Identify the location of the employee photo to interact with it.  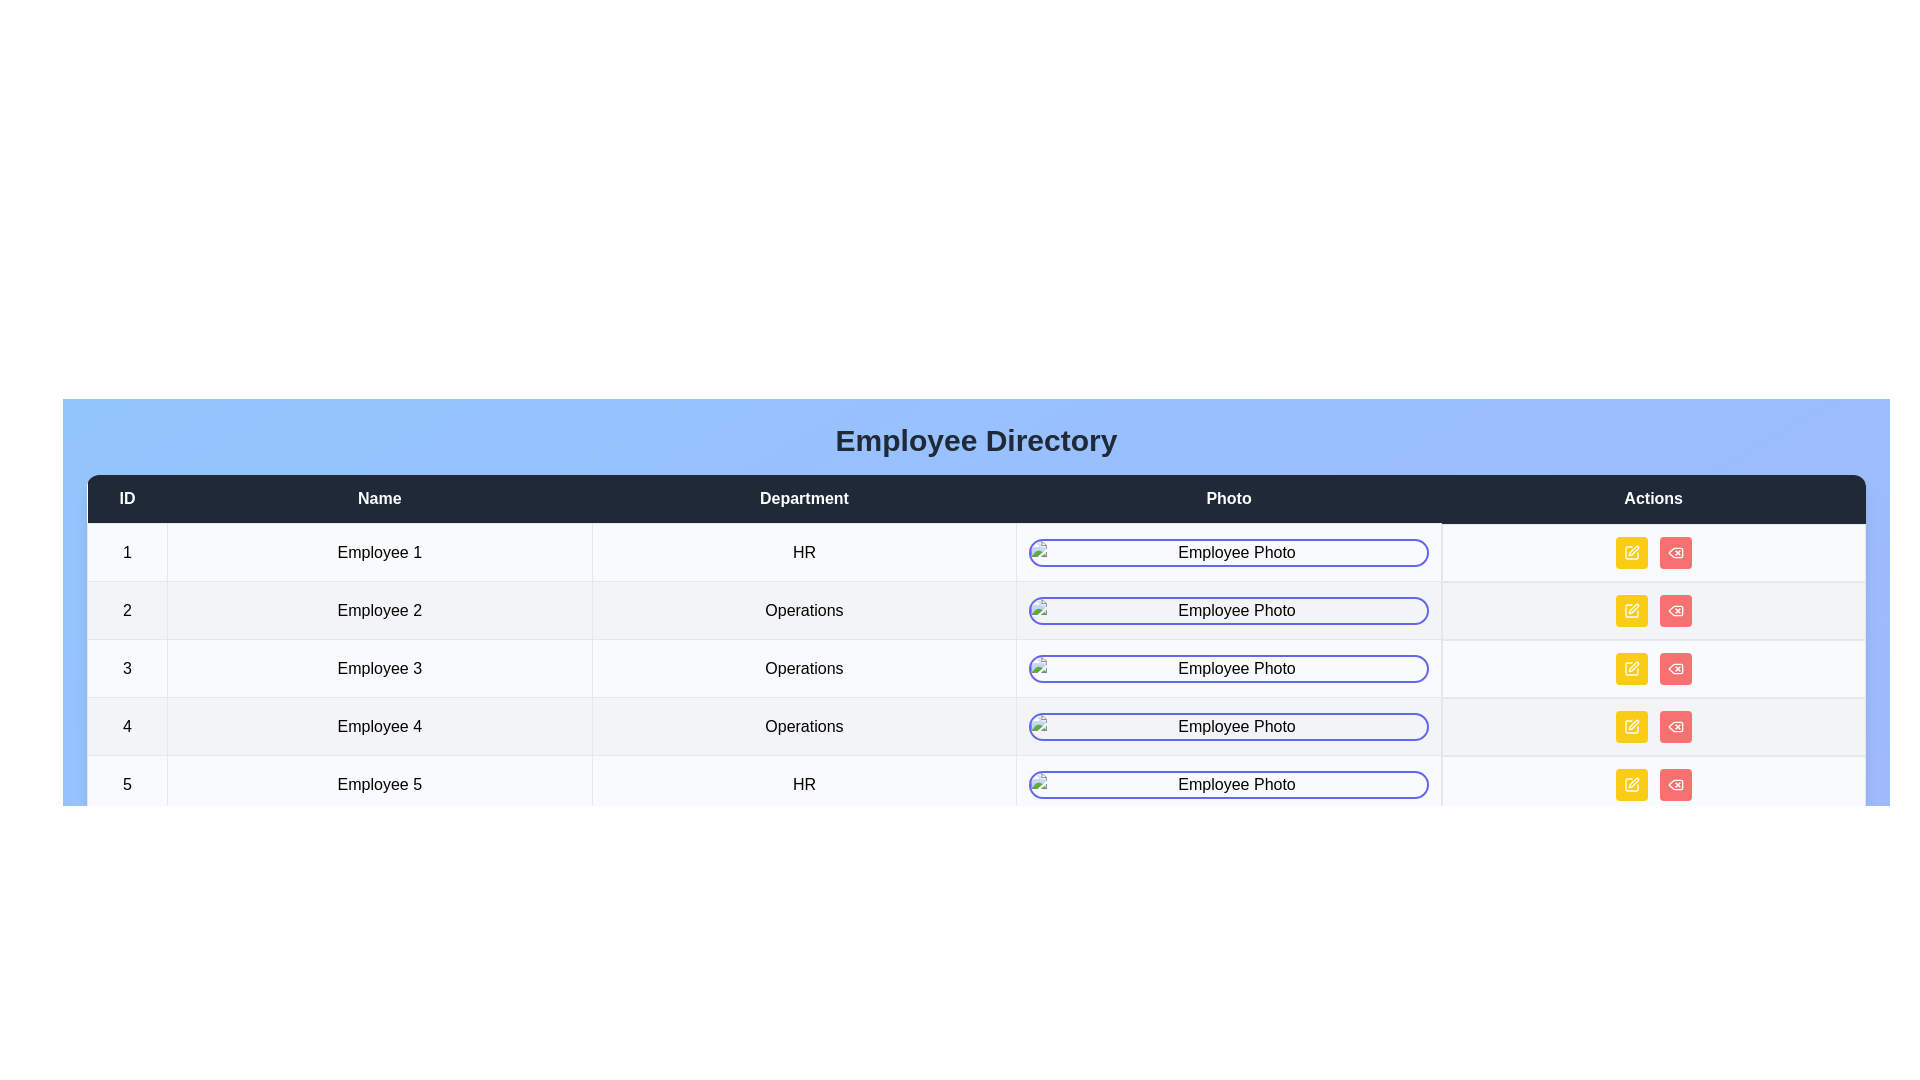
(1227, 551).